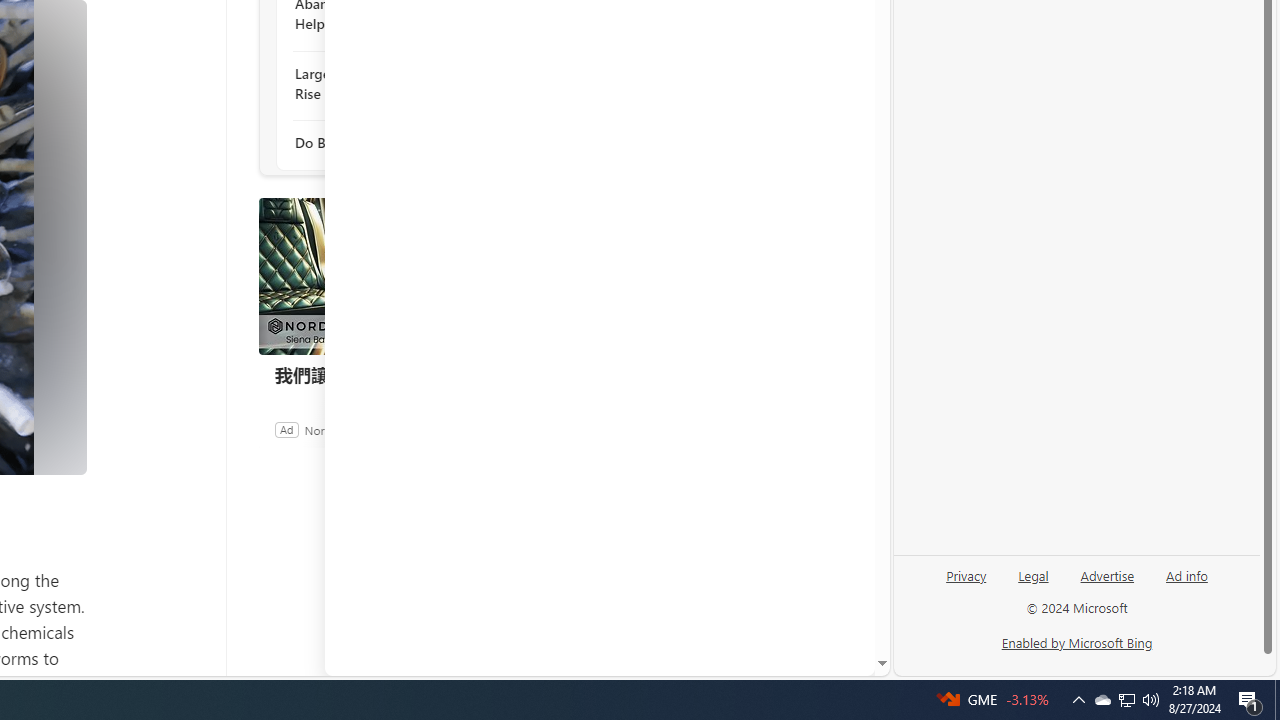 Image resolution: width=1280 pixels, height=720 pixels. I want to click on 'Legal', so click(1033, 574).